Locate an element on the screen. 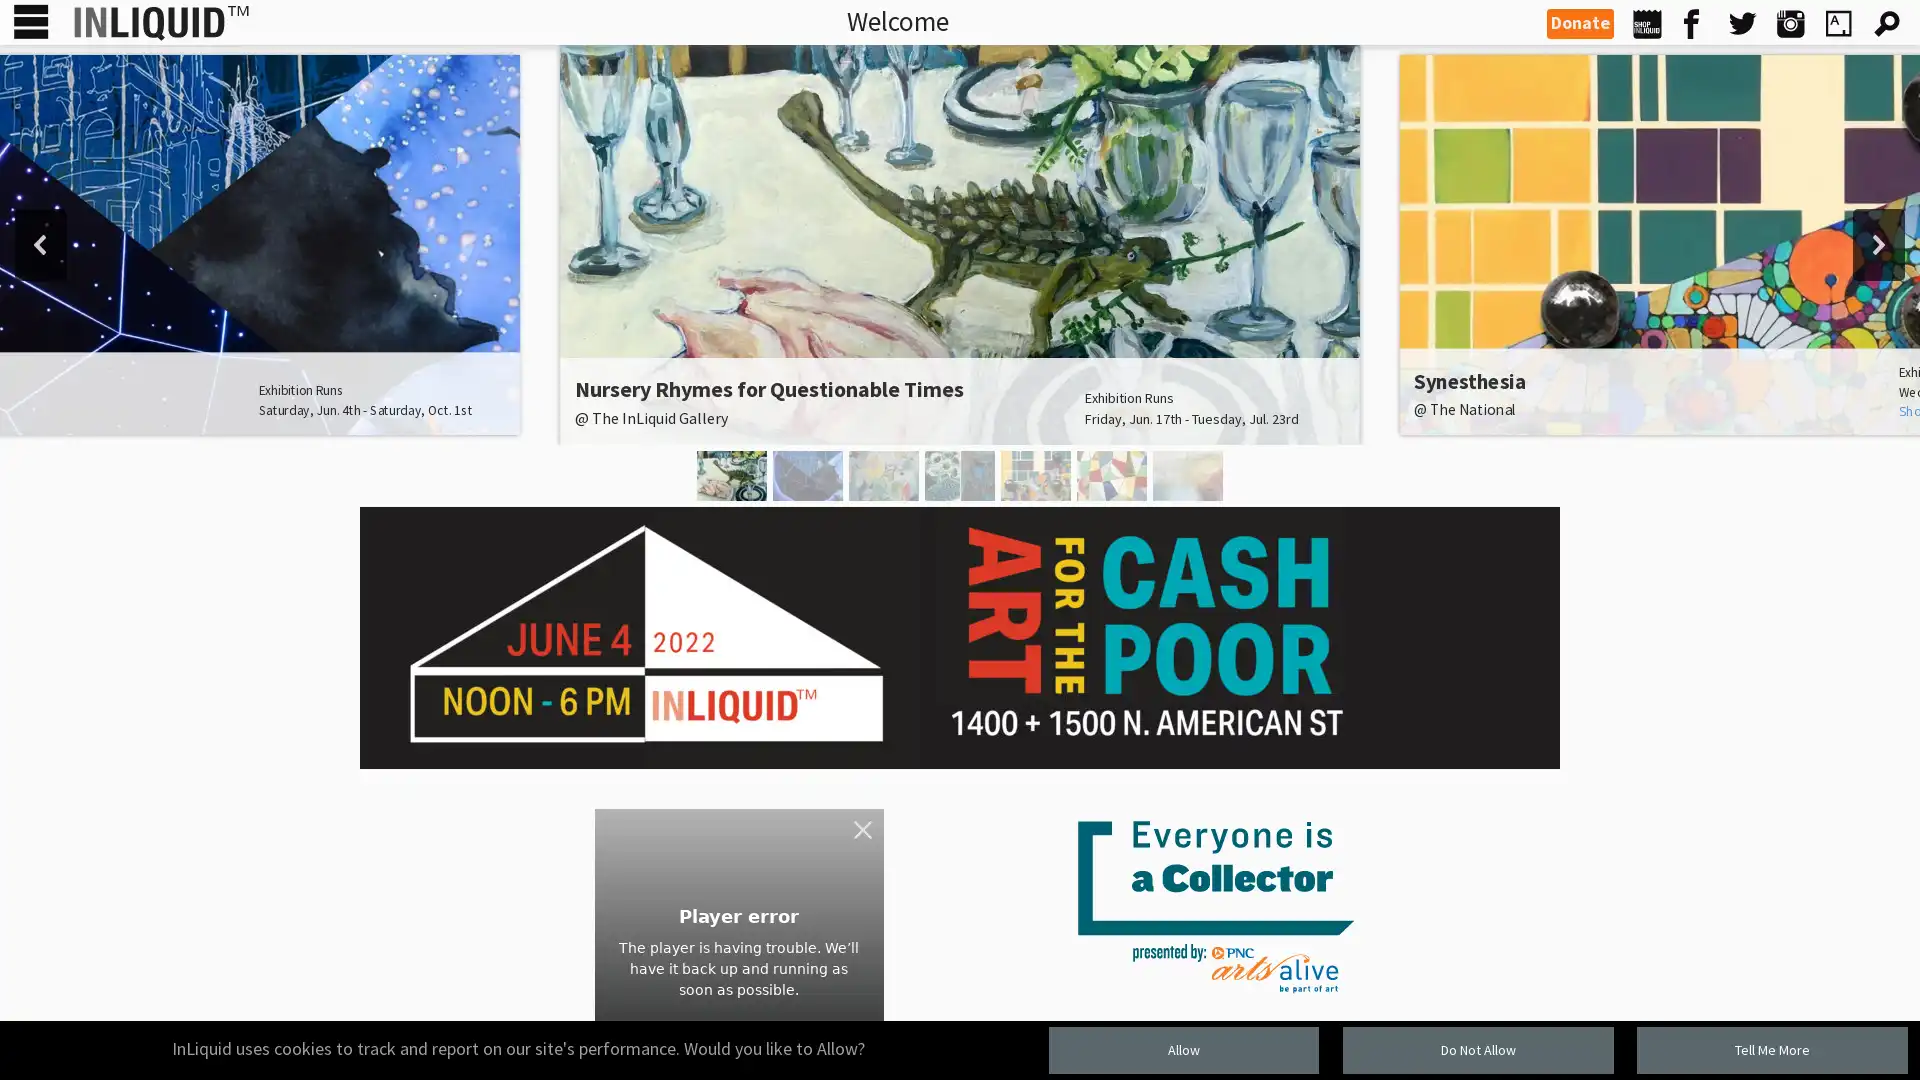  You Are Here is located at coordinates (807, 475).